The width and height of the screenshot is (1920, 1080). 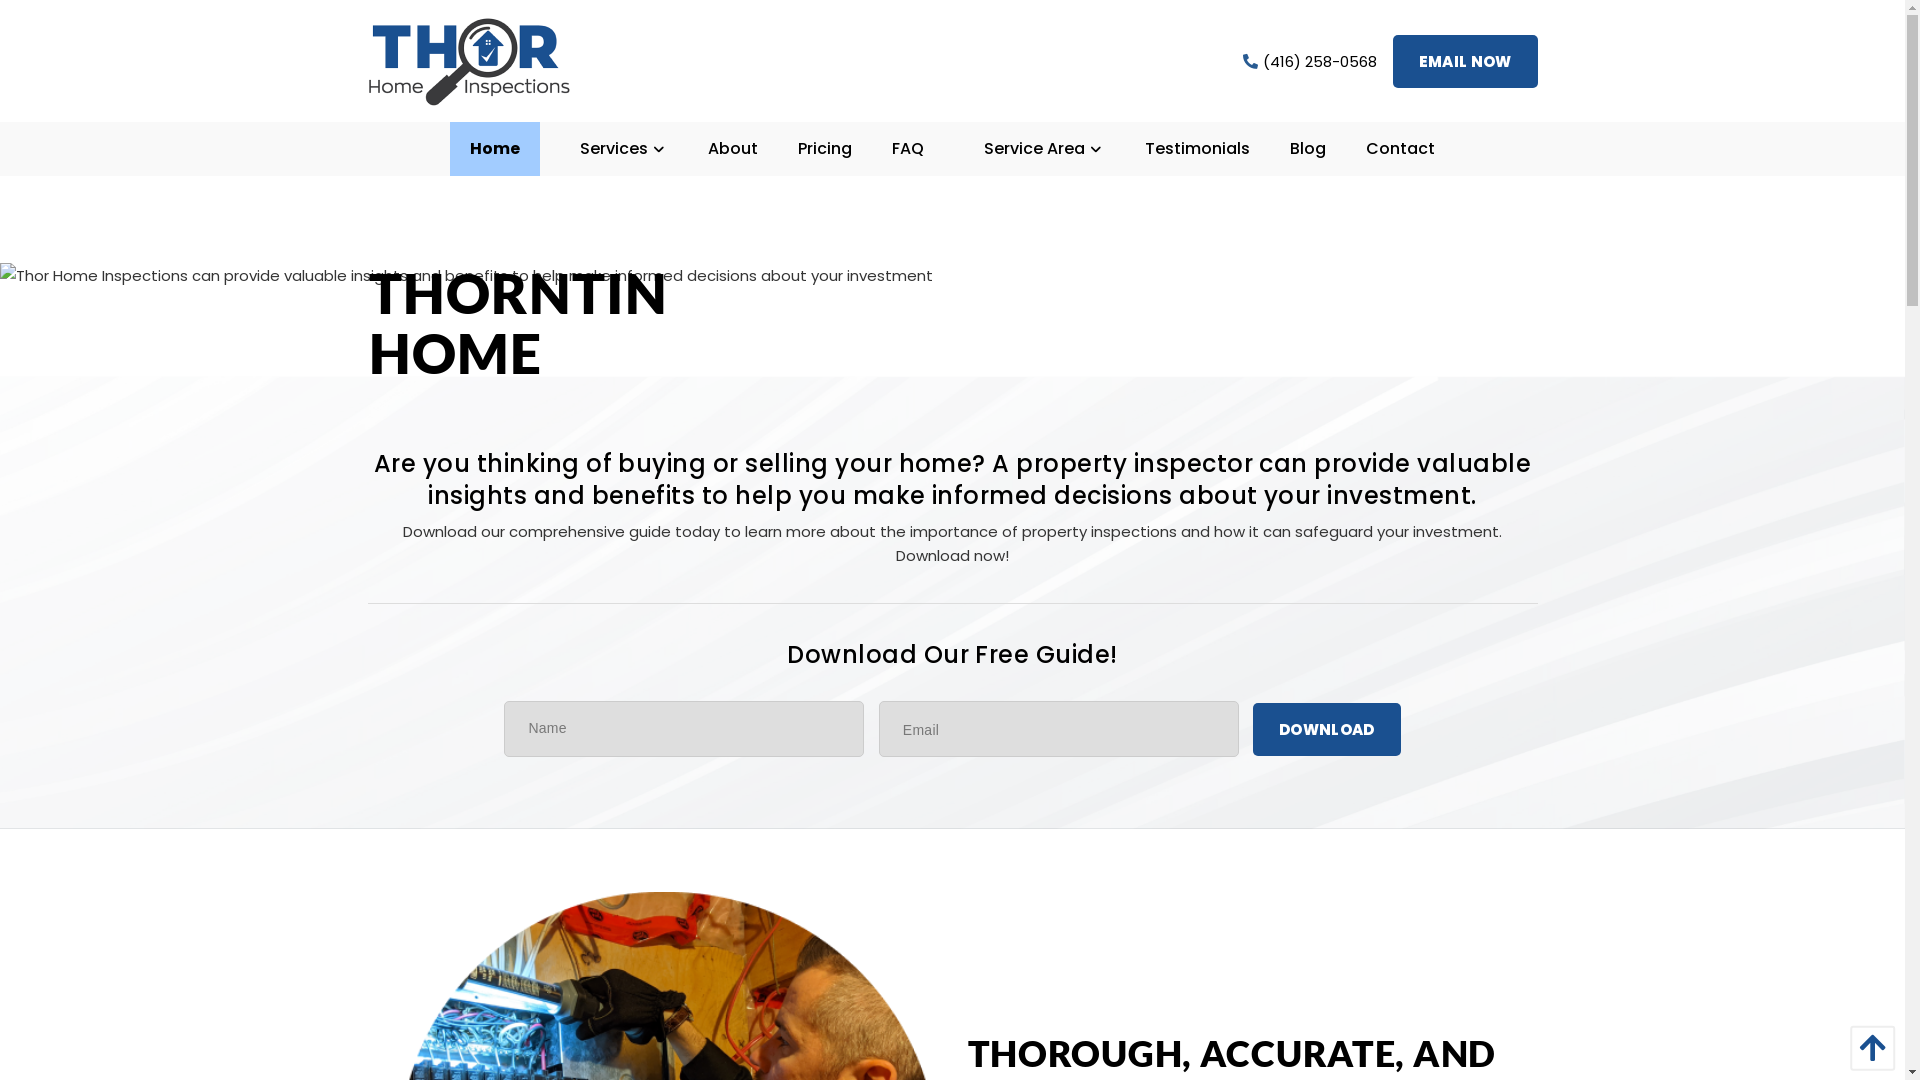 I want to click on 'About', so click(x=732, y=148).